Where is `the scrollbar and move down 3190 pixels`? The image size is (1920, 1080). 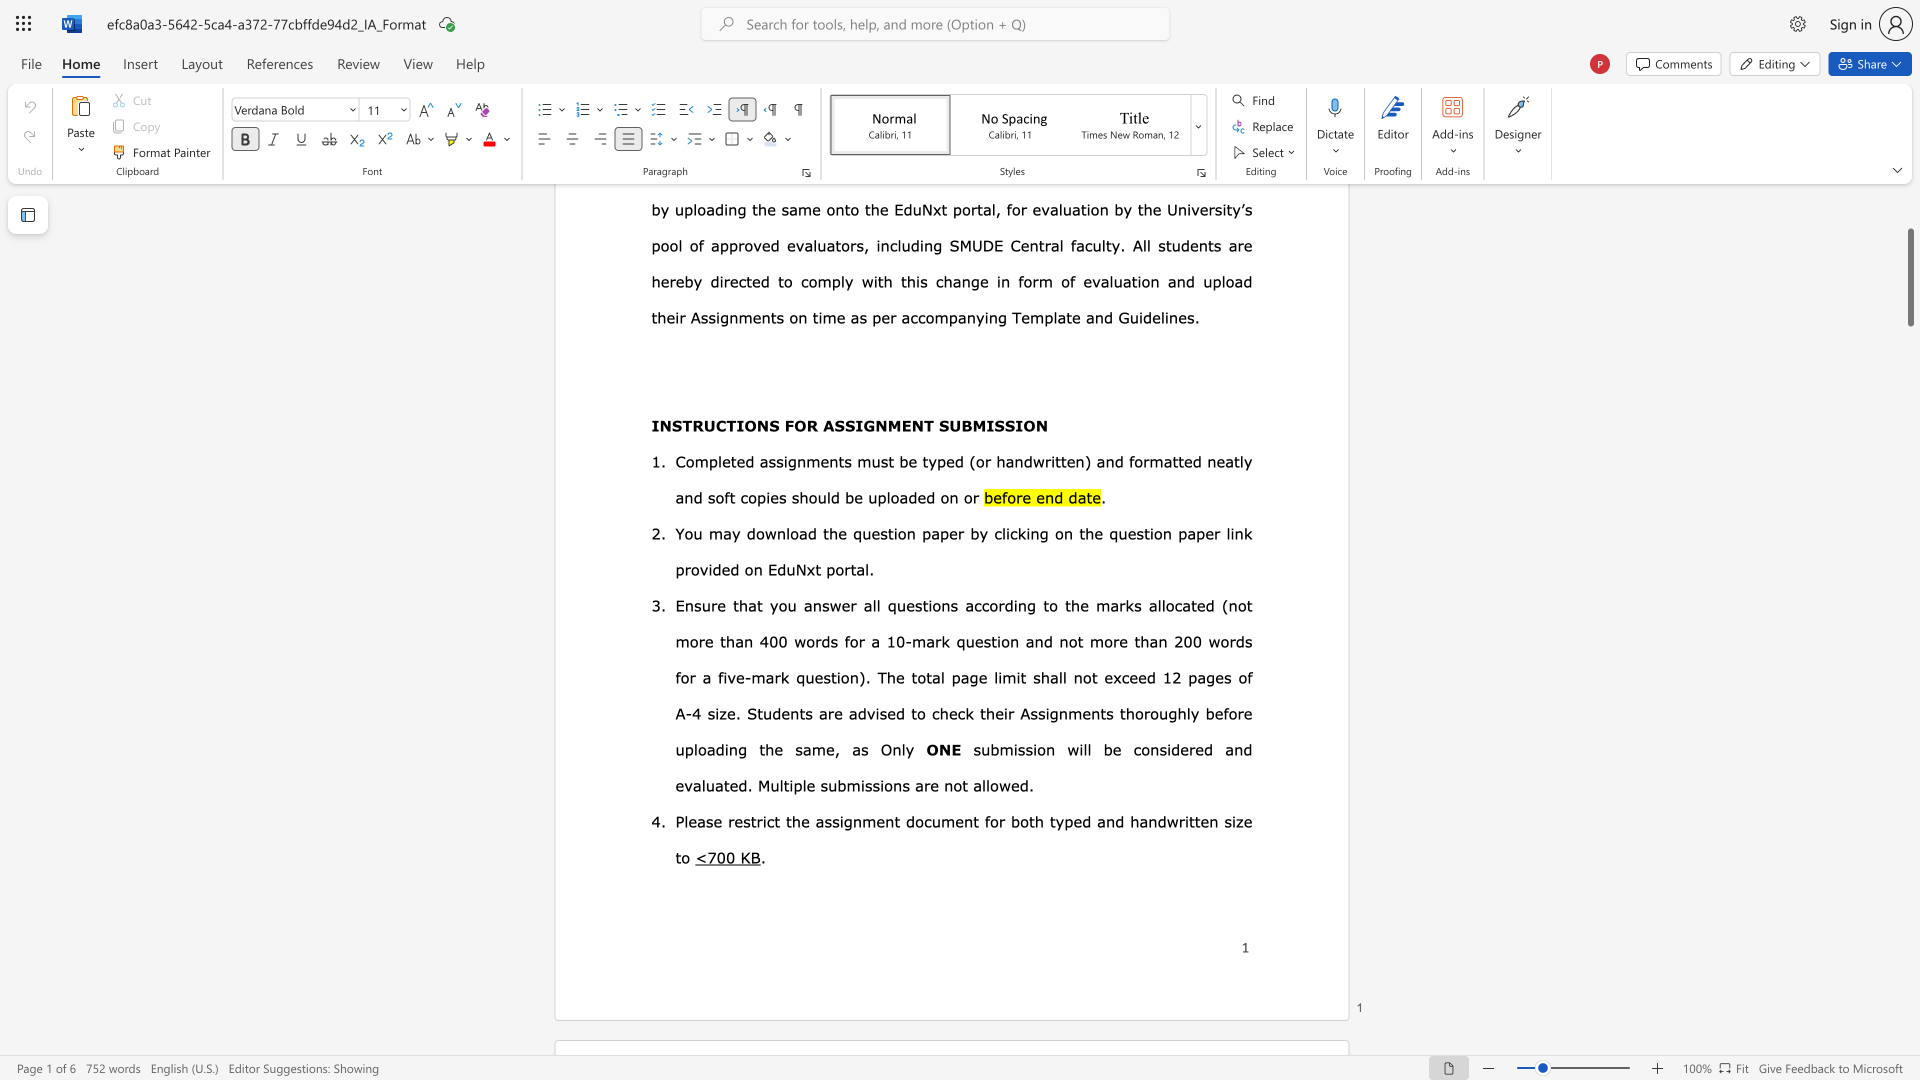
the scrollbar and move down 3190 pixels is located at coordinates (1909, 277).